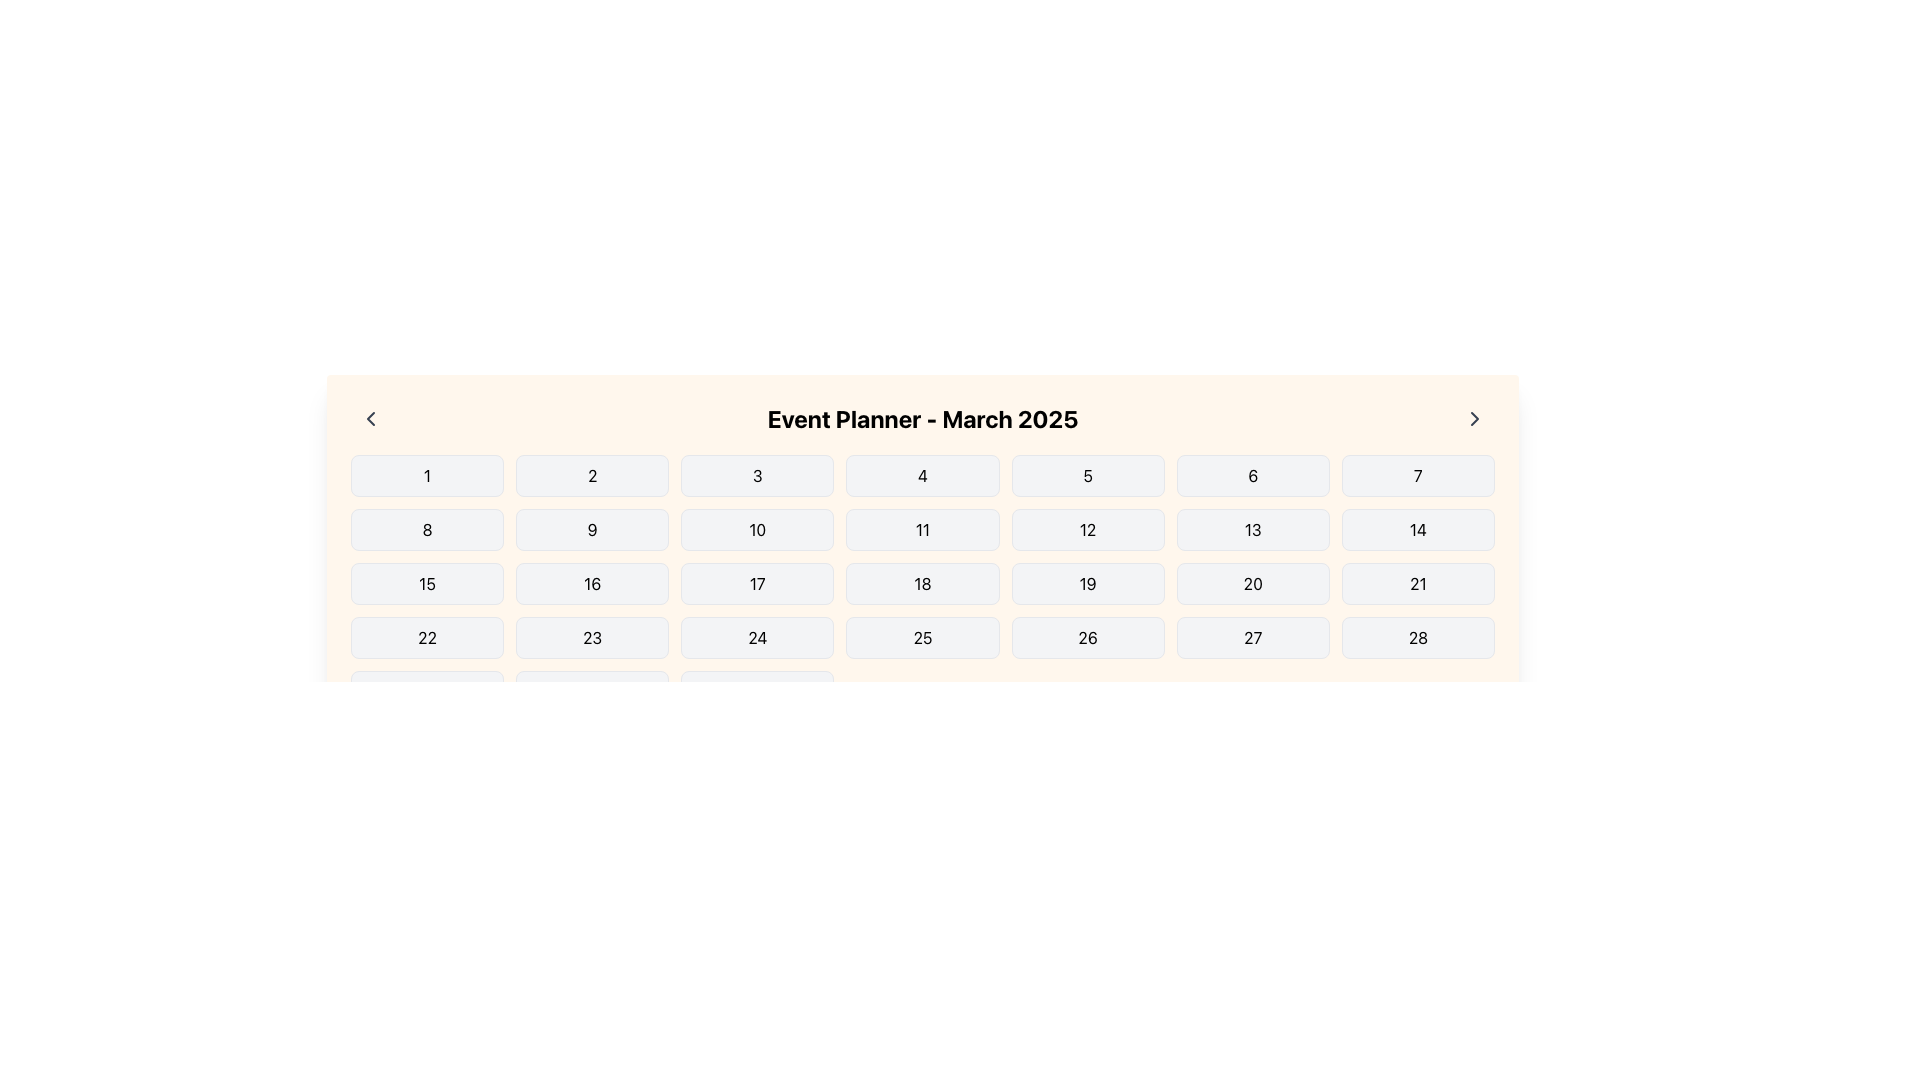  What do you see at coordinates (591, 475) in the screenshot?
I see `the Calendar day button labeled '2'` at bounding box center [591, 475].